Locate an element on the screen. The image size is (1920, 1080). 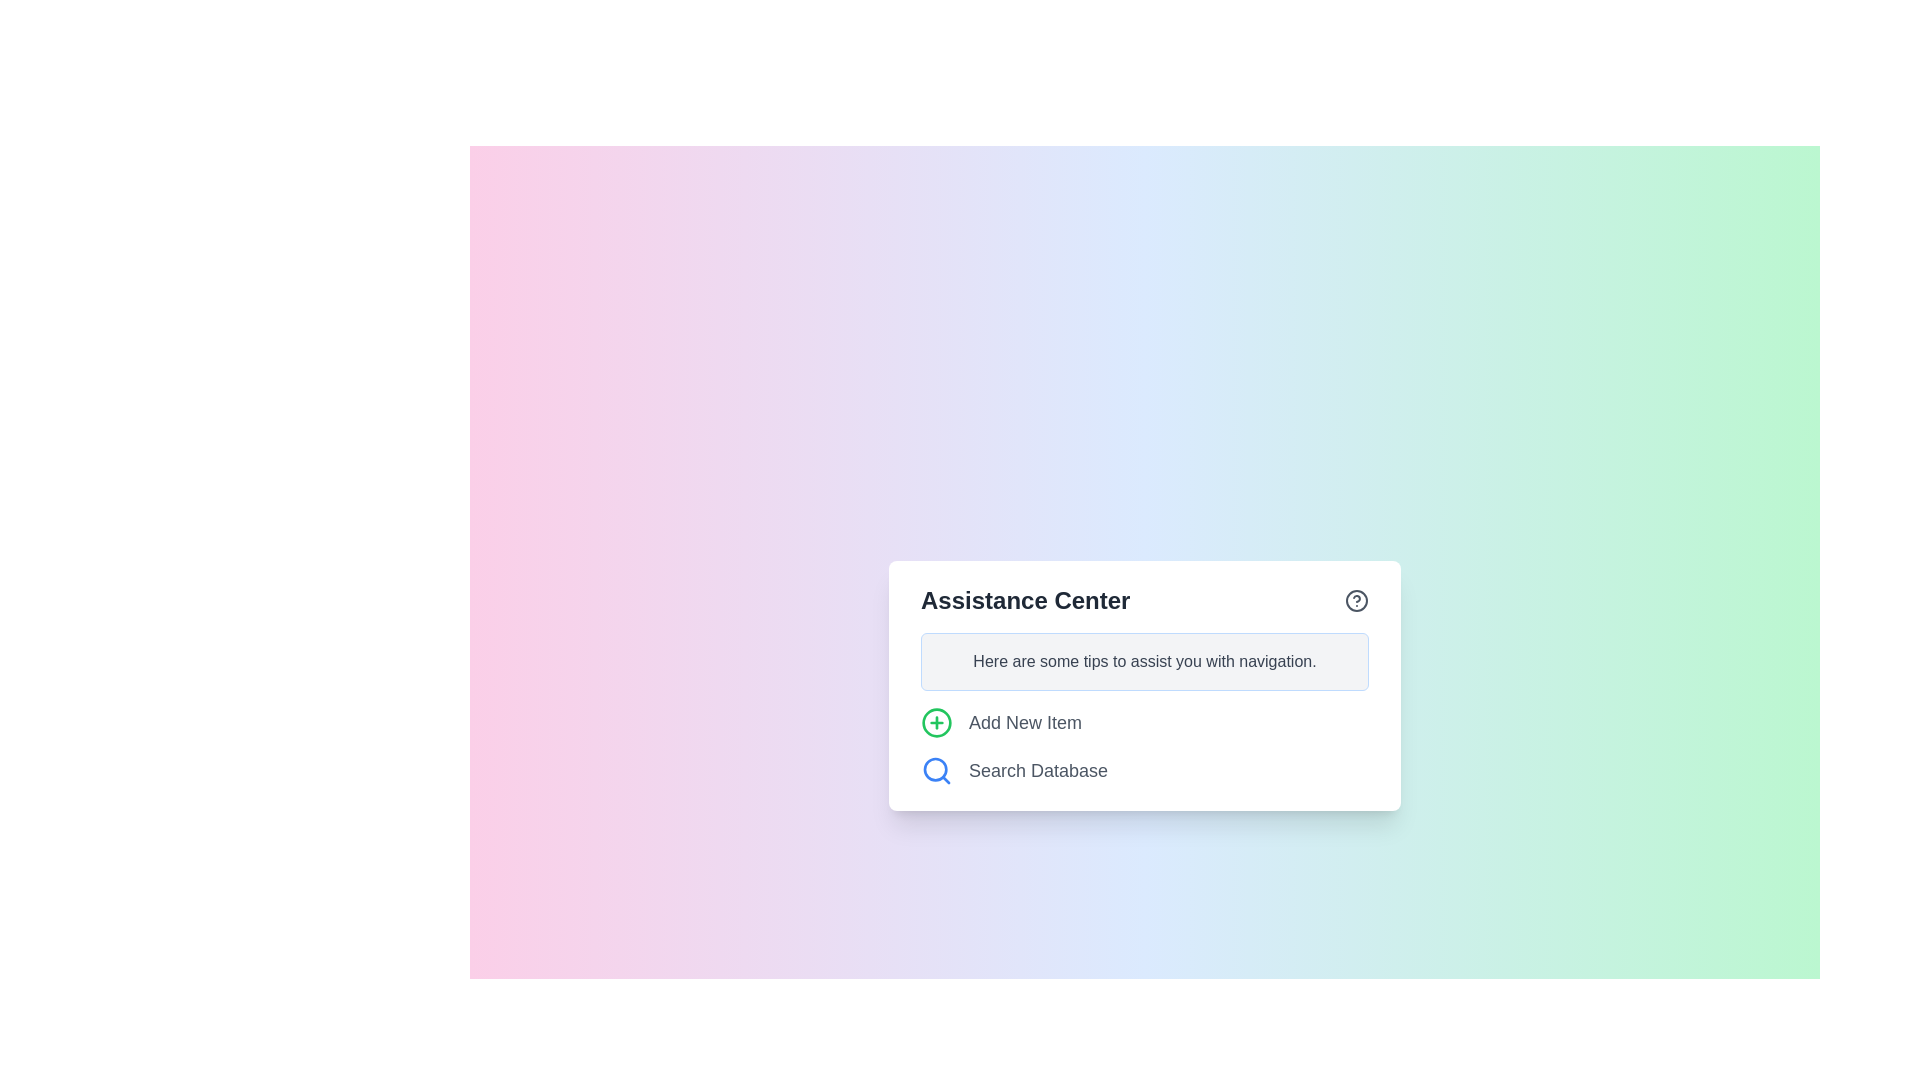
the SVG Circle element that represents a dot within a question mark icon located in the top-right corner of the assistance center modal is located at coordinates (1357, 600).